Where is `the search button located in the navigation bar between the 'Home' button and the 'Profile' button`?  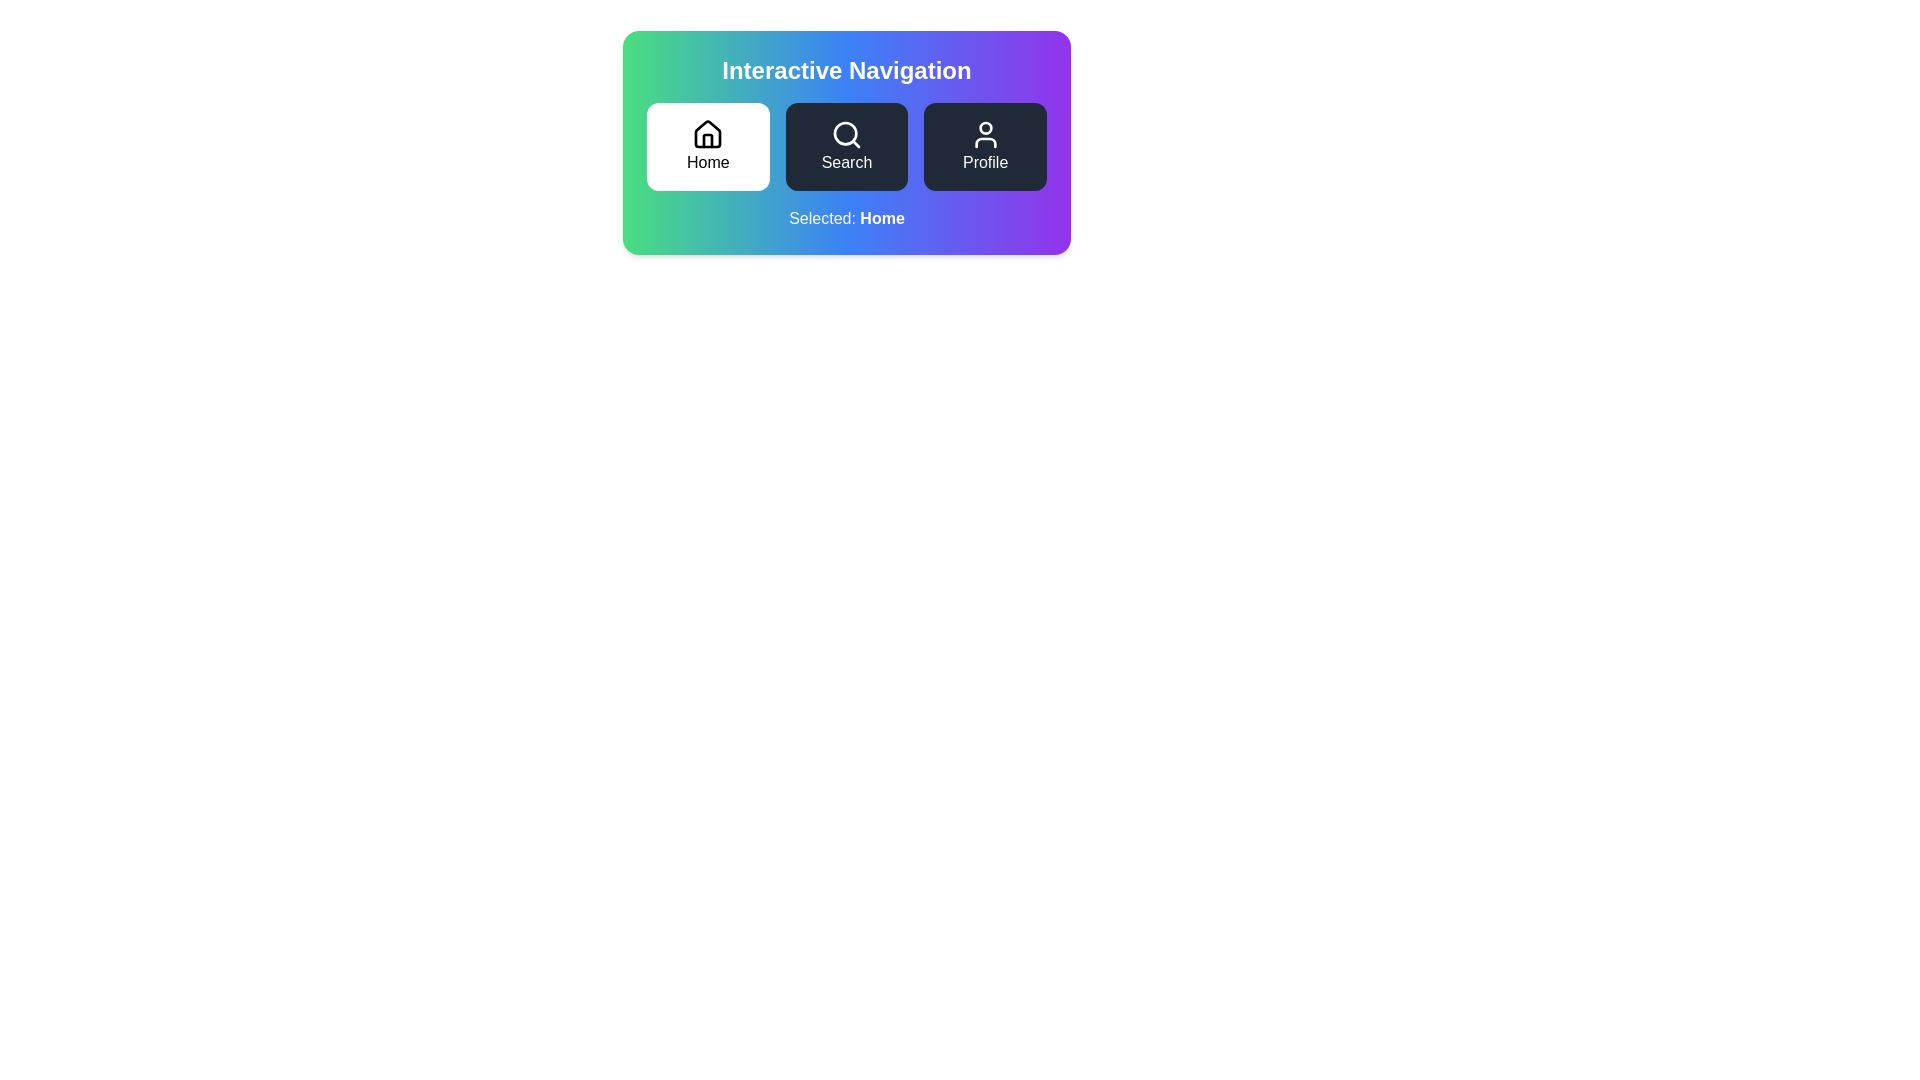
the search button located in the navigation bar between the 'Home' button and the 'Profile' button is located at coordinates (846, 145).